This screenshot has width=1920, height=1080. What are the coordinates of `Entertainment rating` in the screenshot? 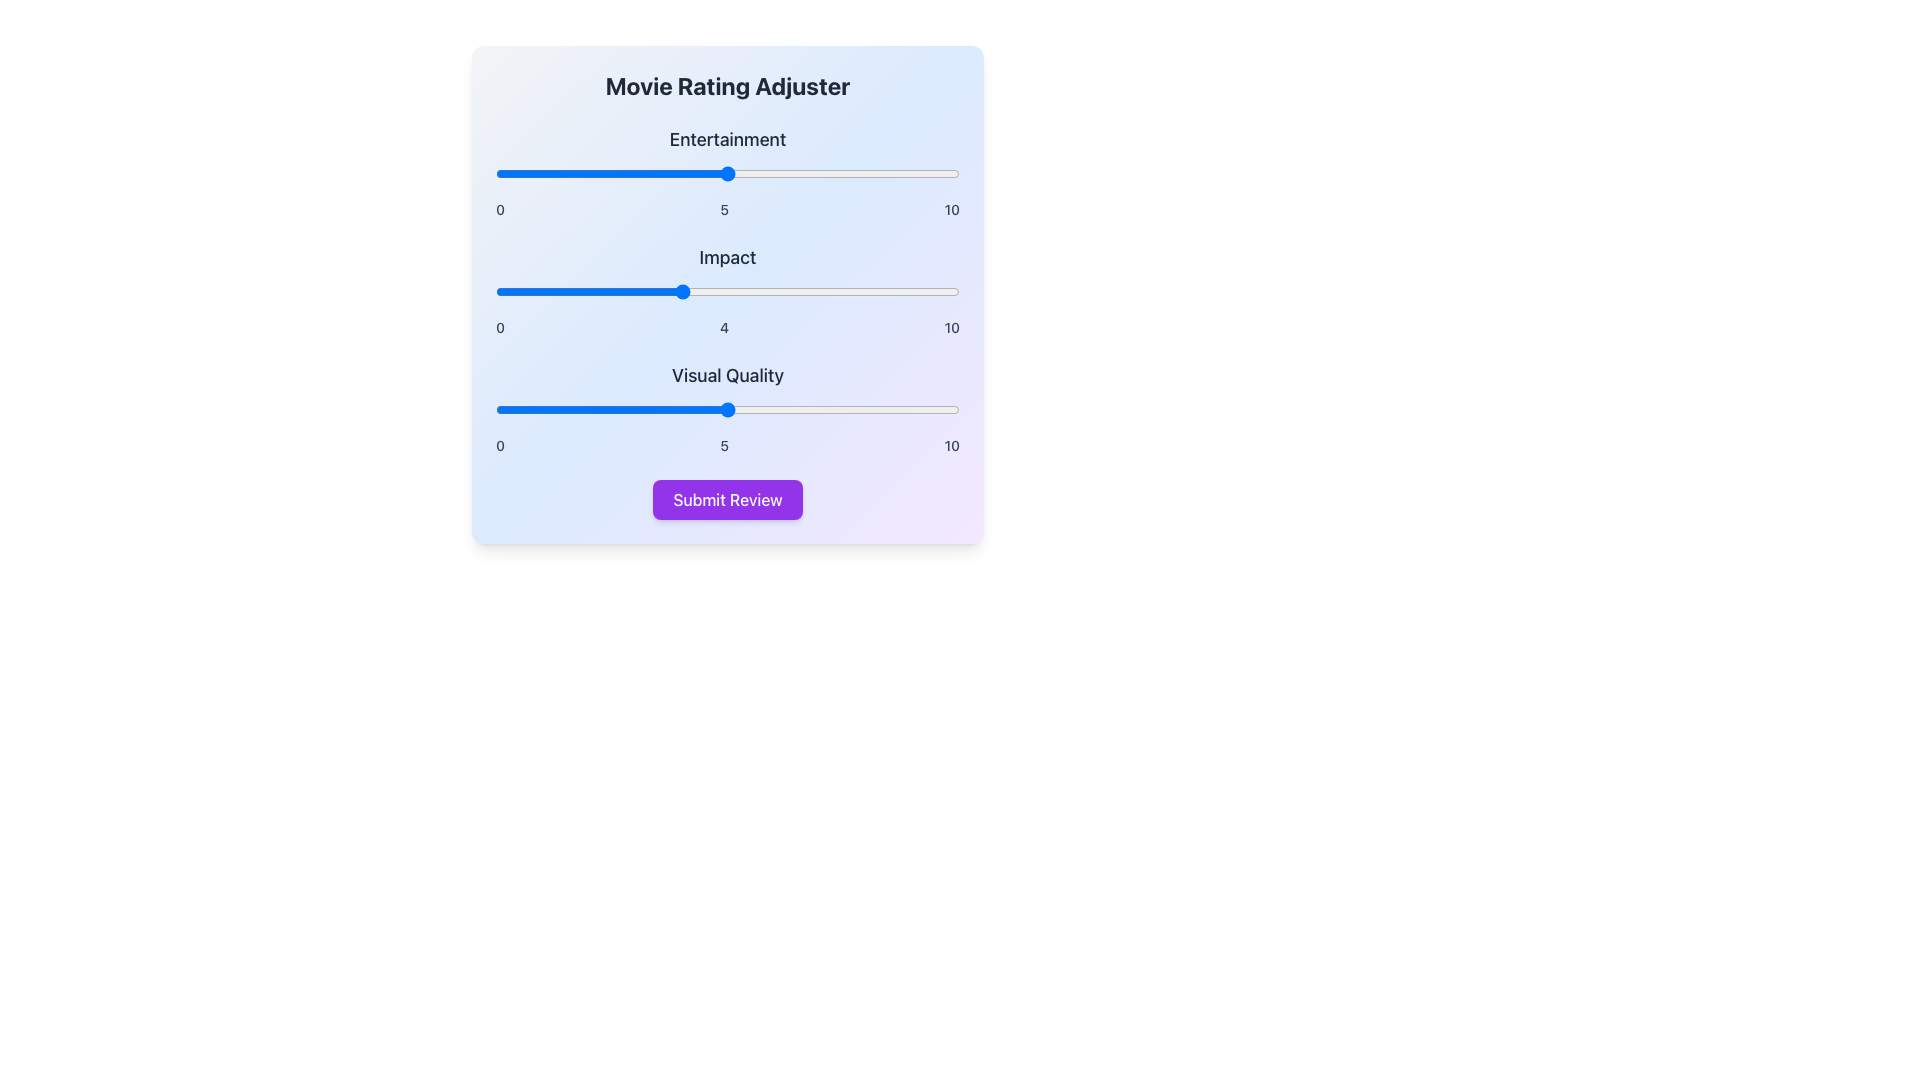 It's located at (912, 172).